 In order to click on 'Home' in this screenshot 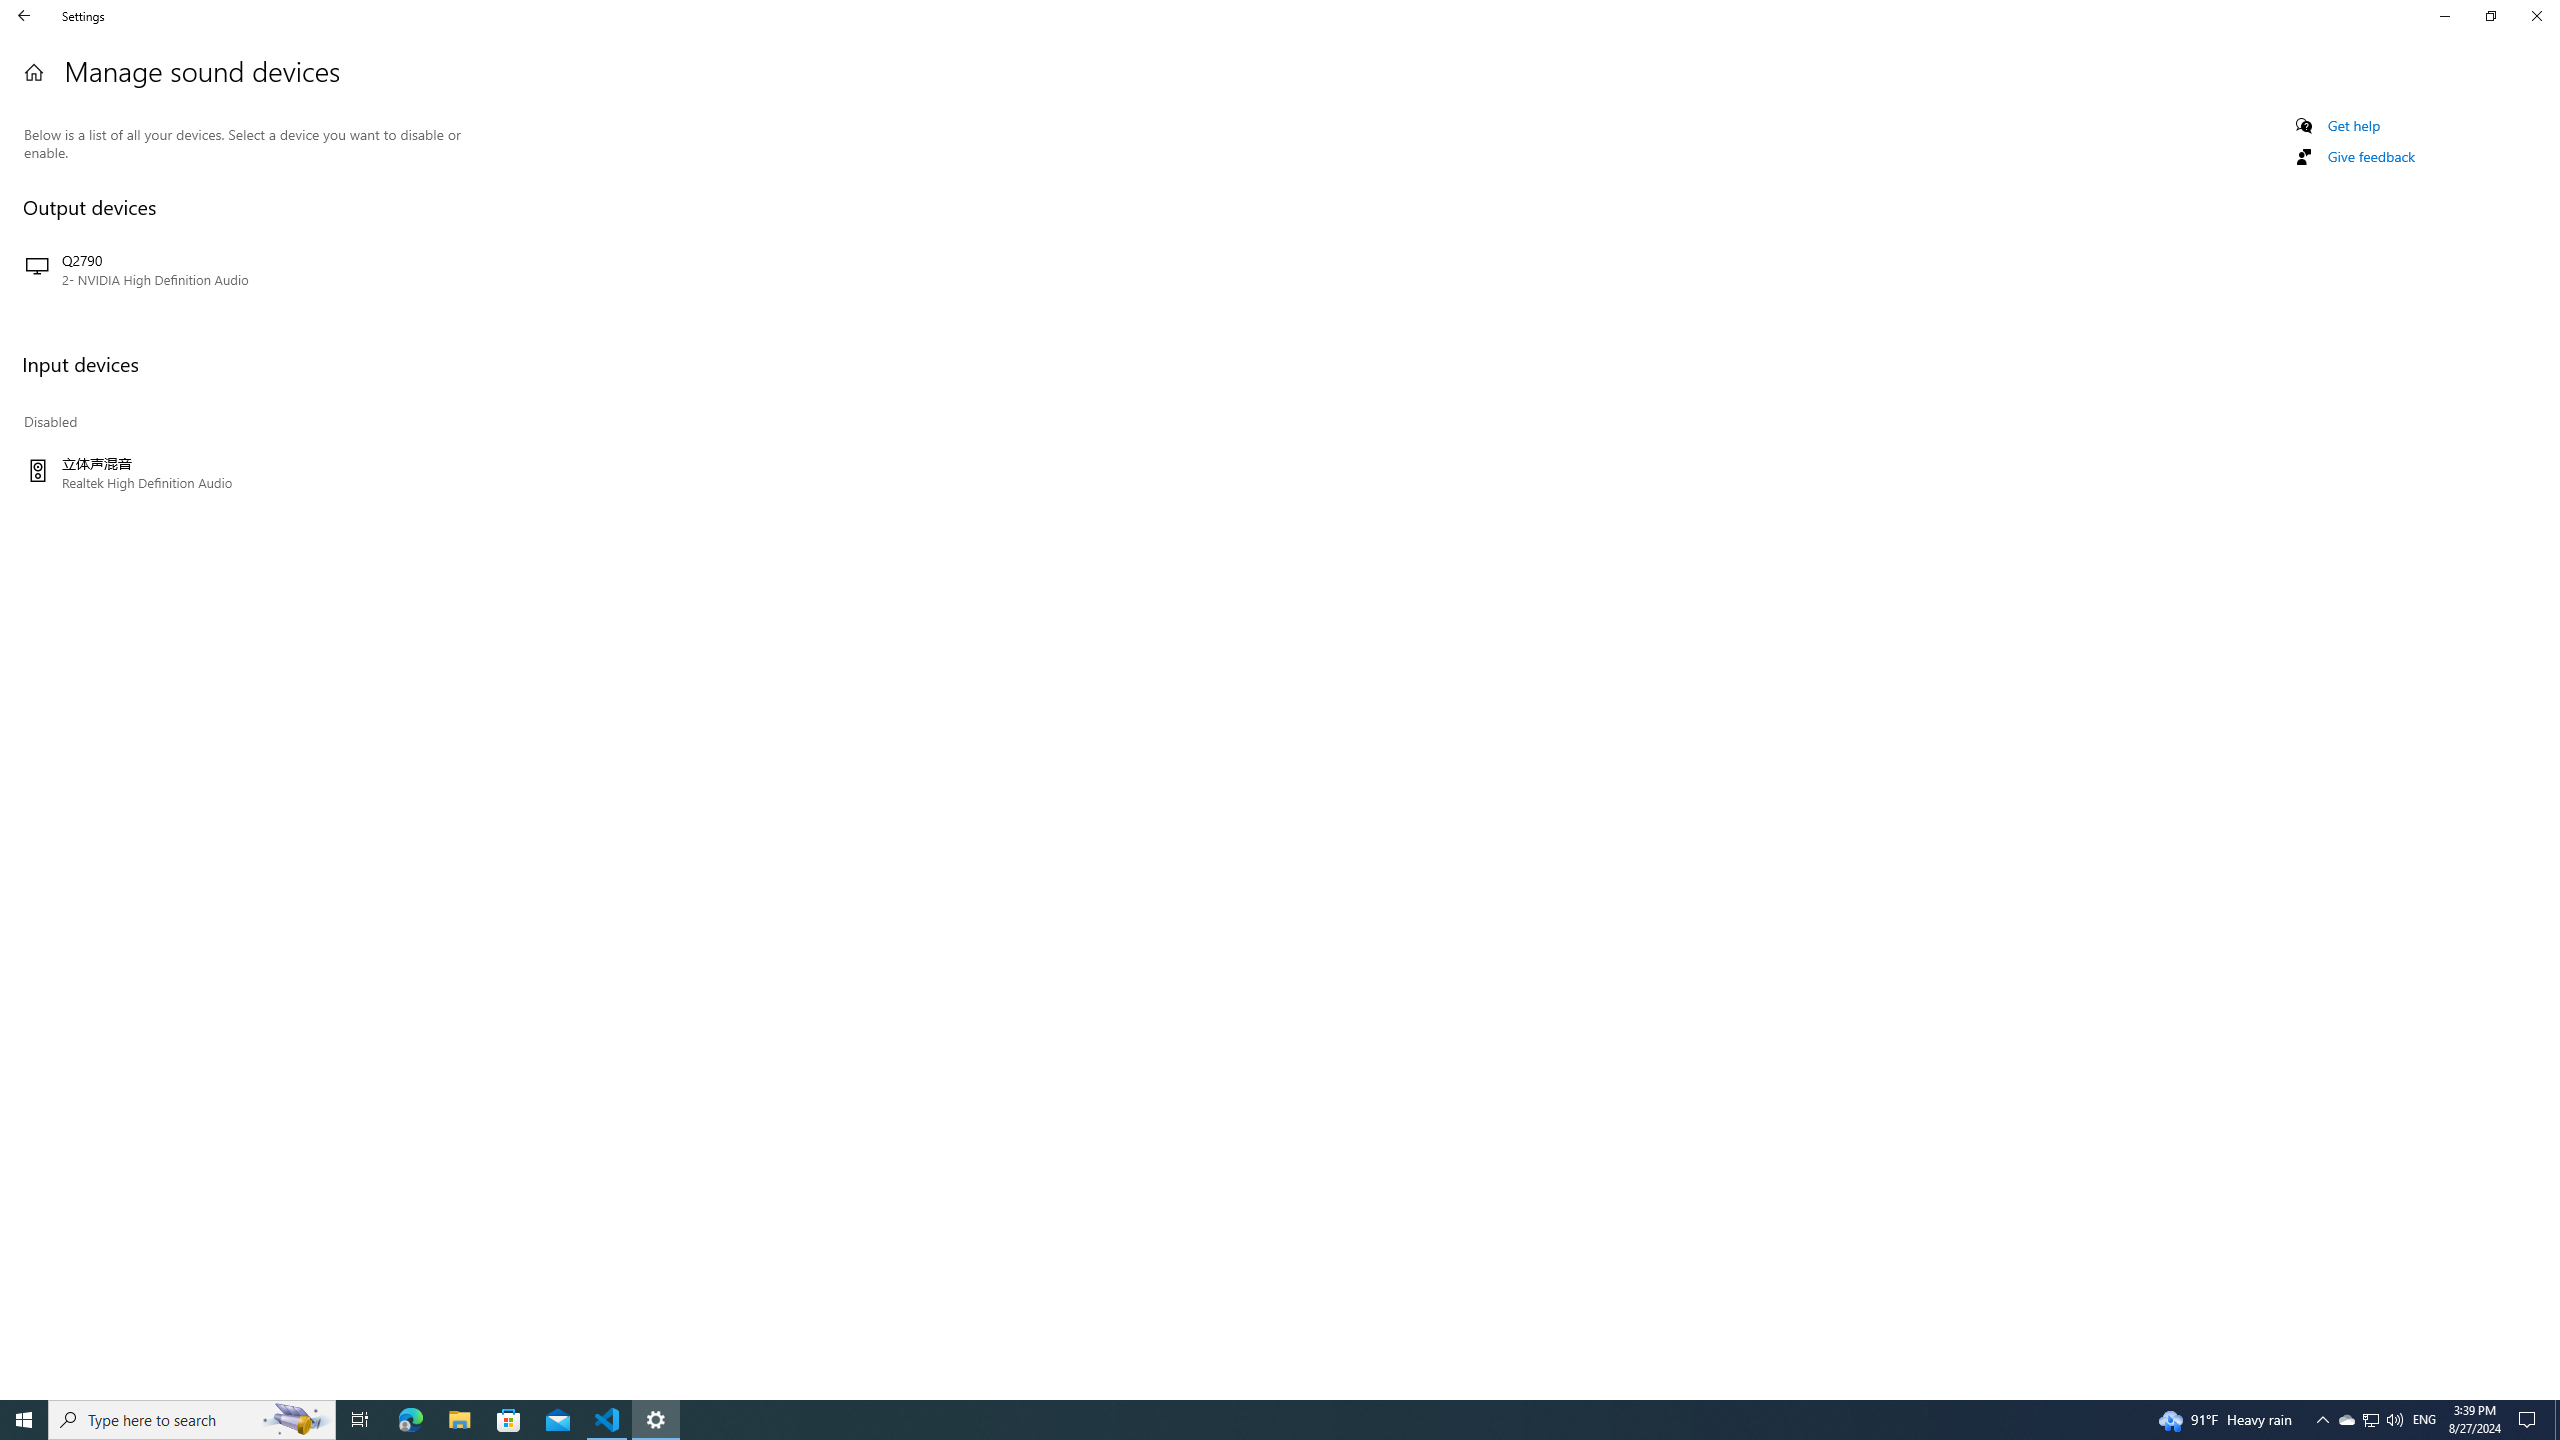, I will do `click(33, 72)`.